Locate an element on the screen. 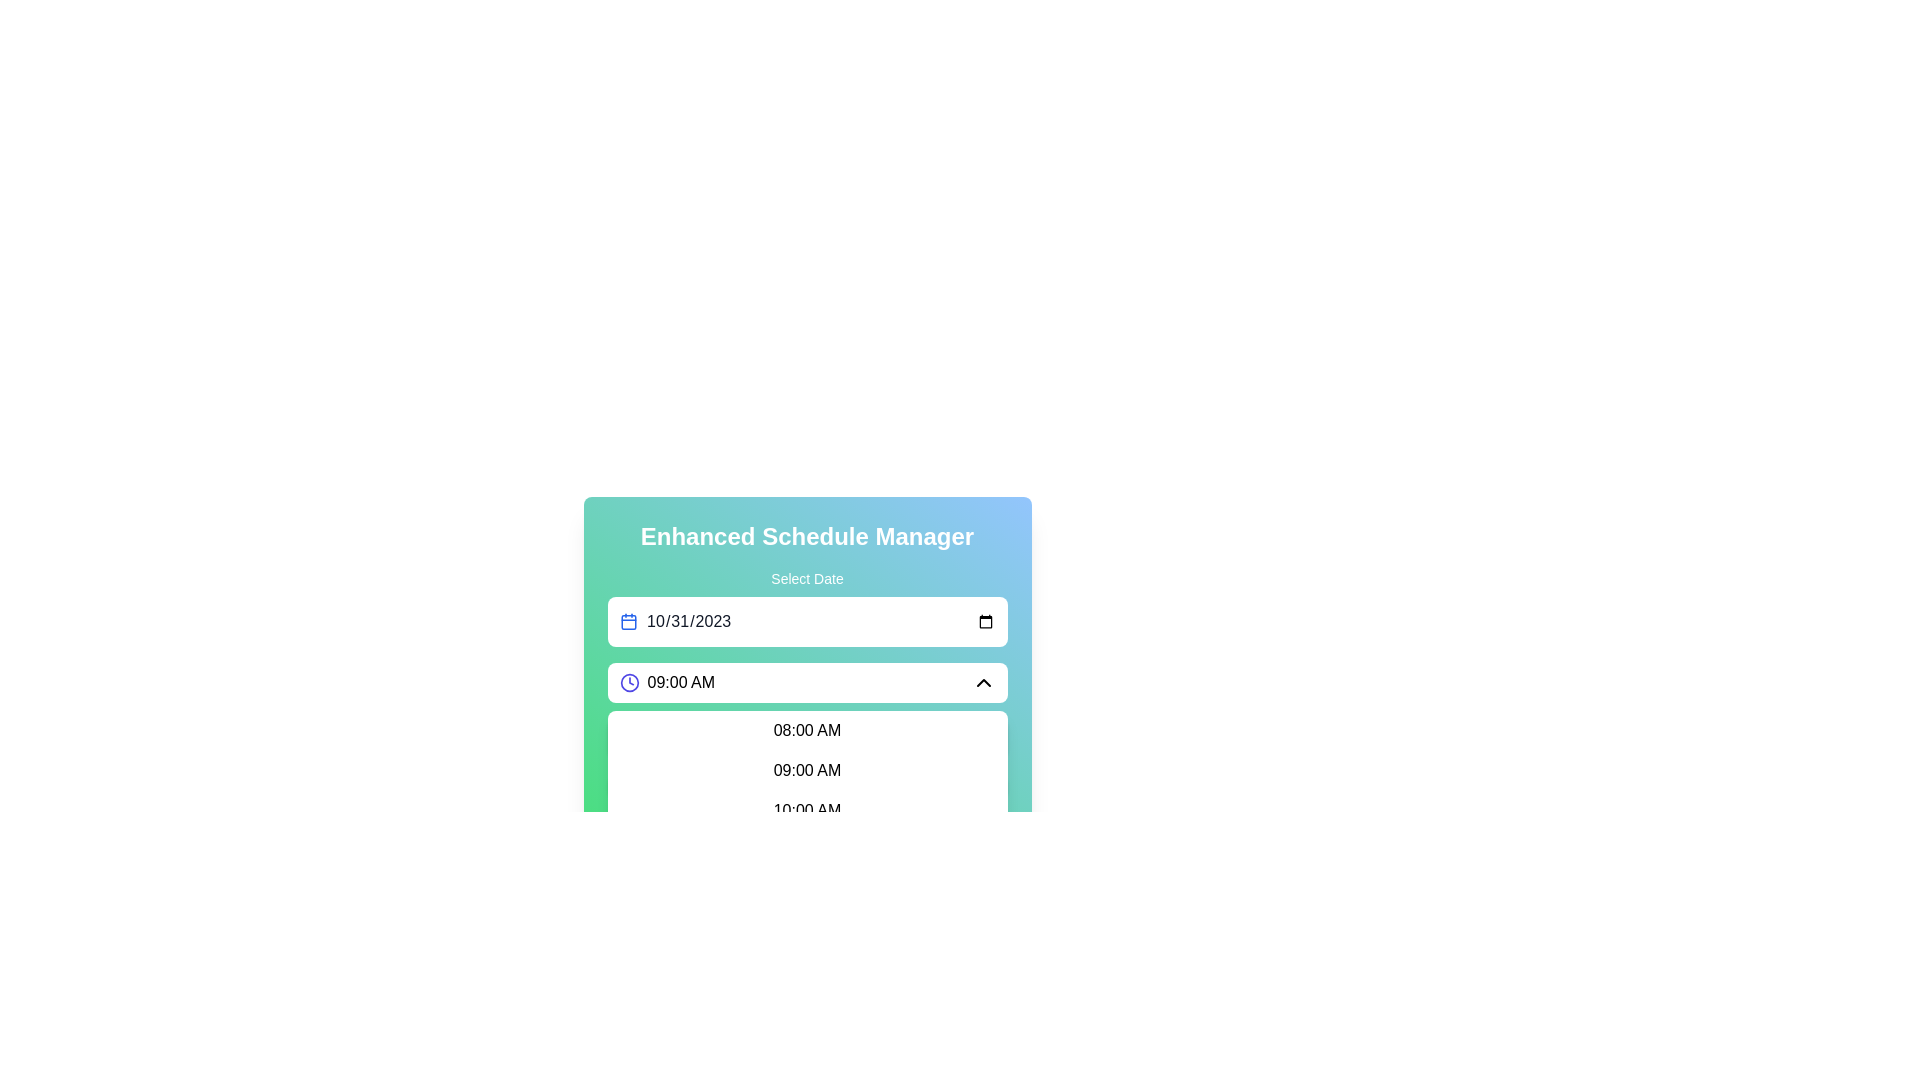 The height and width of the screenshot is (1080, 1920). the third list item in the dropdown menu is located at coordinates (807, 810).